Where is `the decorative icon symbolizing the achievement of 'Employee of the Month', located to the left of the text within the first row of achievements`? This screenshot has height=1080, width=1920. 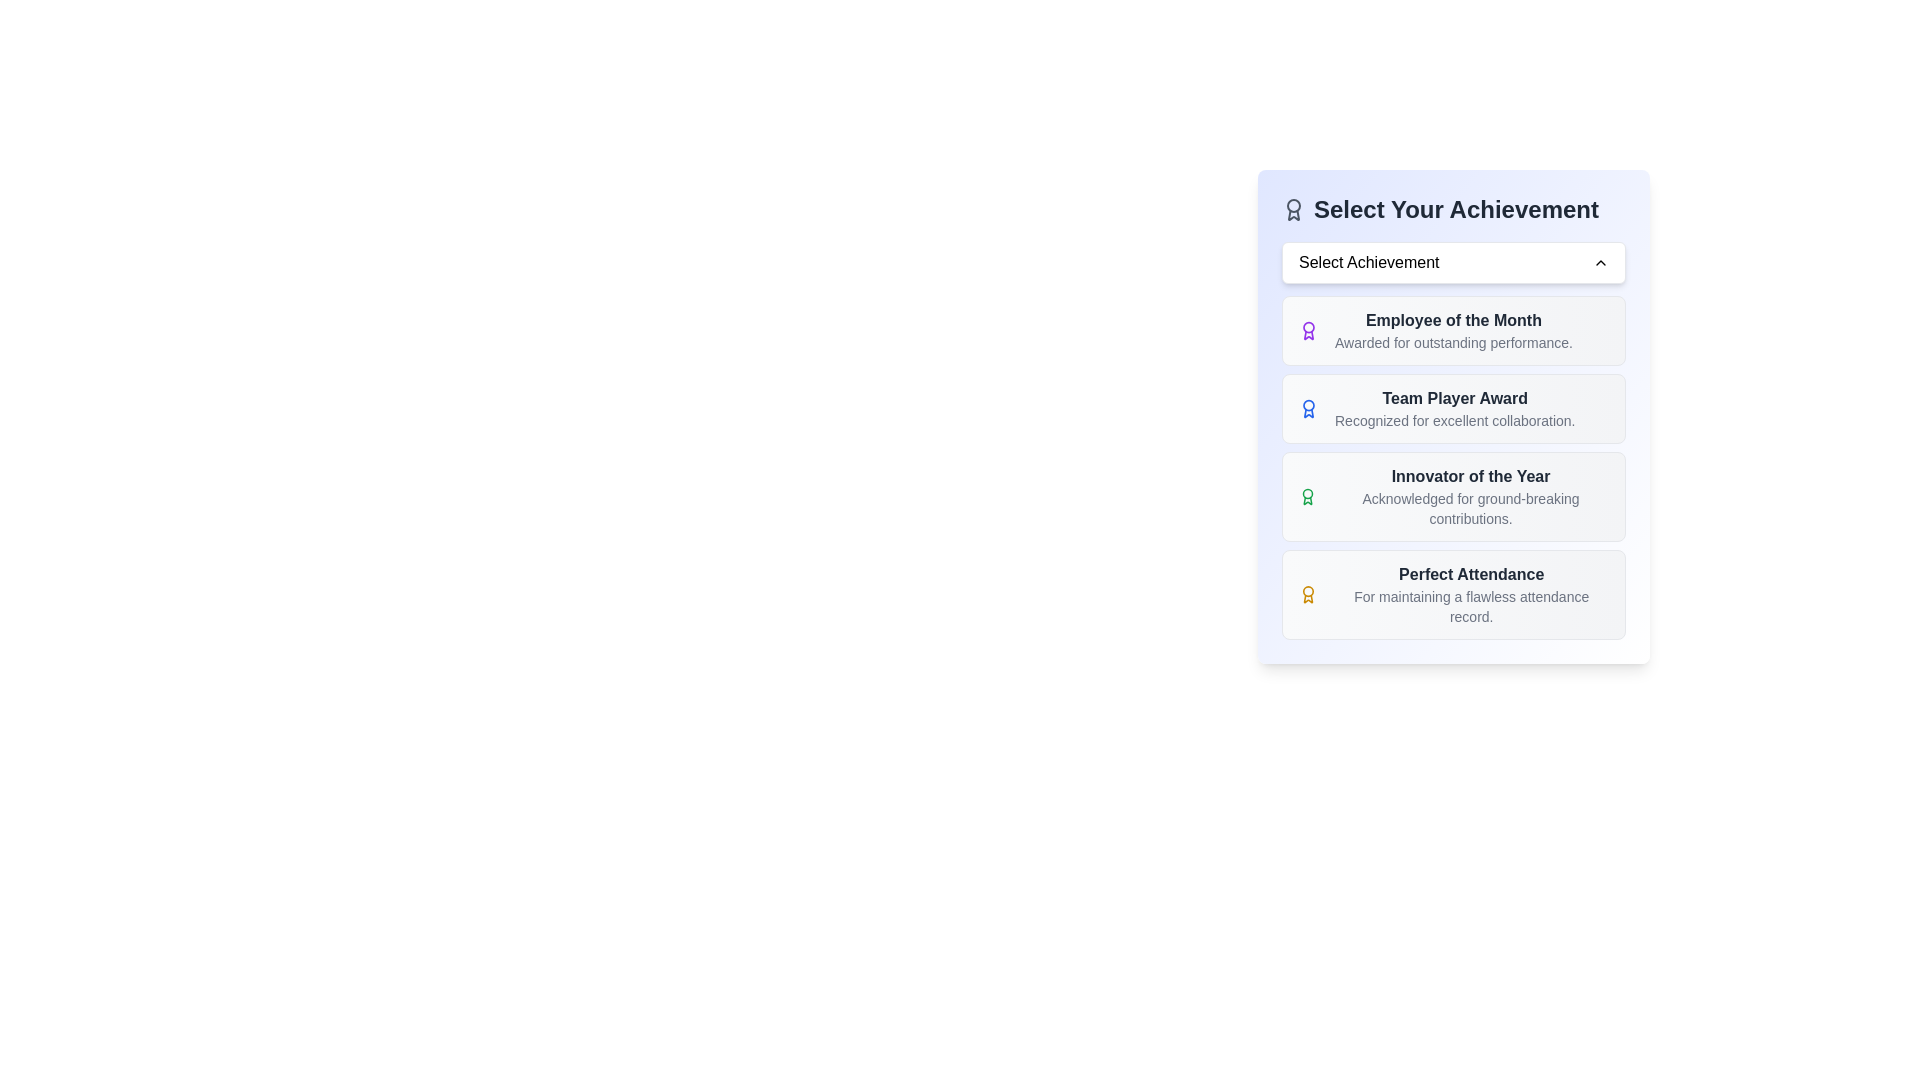 the decorative icon symbolizing the achievement of 'Employee of the Month', located to the left of the text within the first row of achievements is located at coordinates (1309, 330).